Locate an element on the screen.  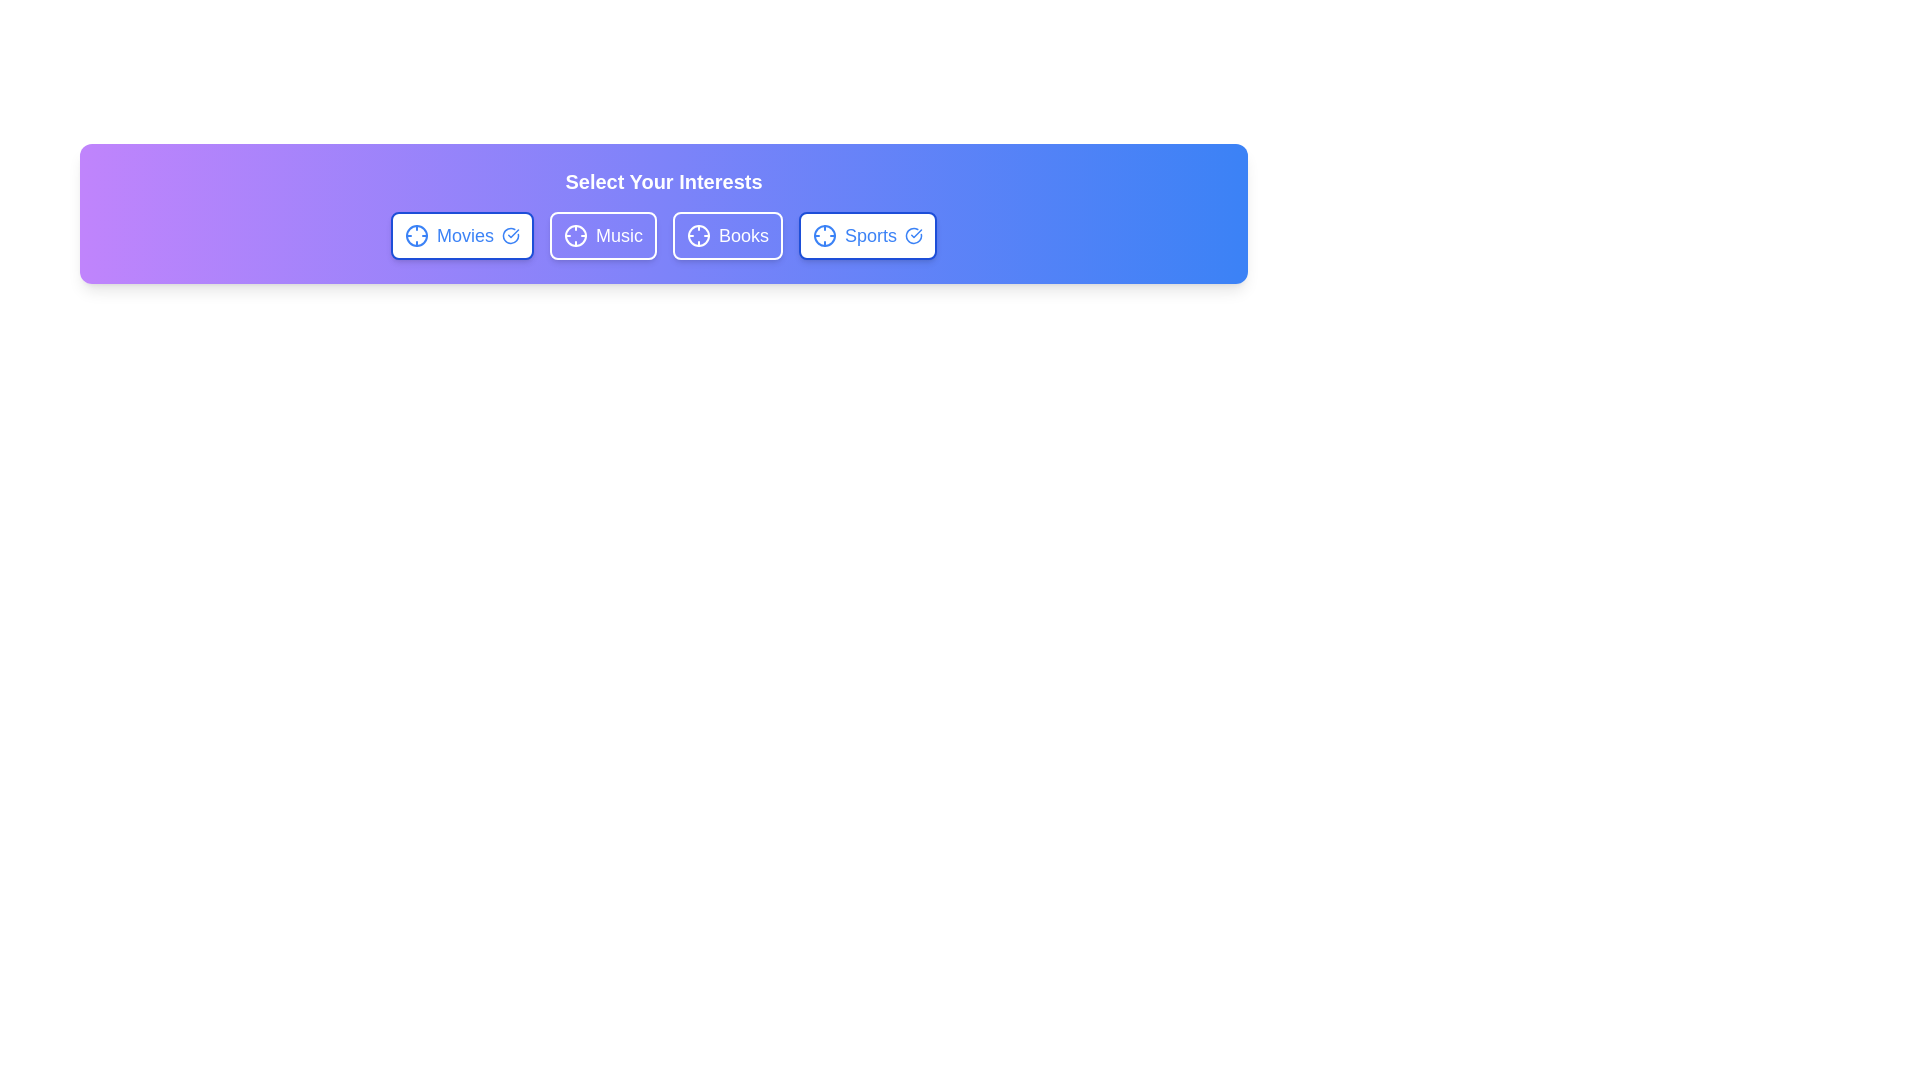
the 'Music' chip to toggle its state is located at coordinates (602, 234).